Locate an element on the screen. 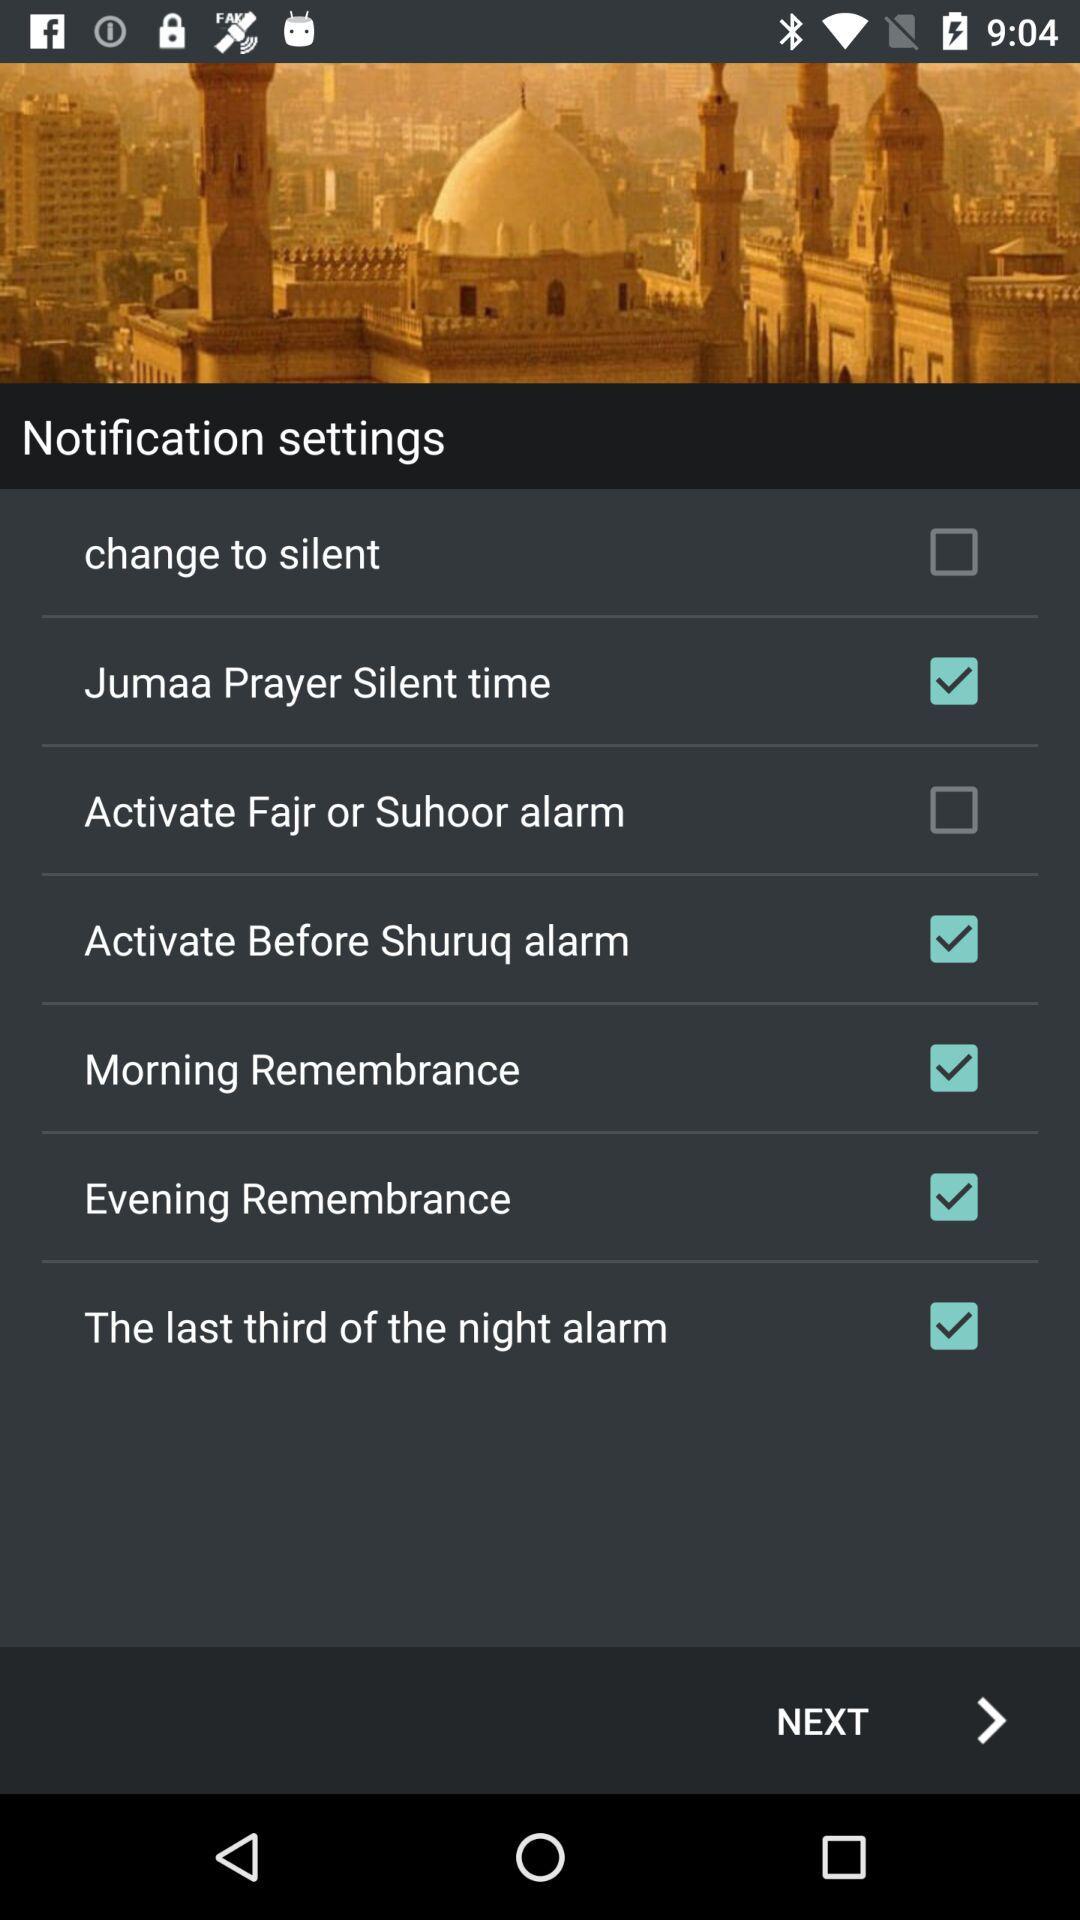  the change to silent icon is located at coordinates (540, 552).